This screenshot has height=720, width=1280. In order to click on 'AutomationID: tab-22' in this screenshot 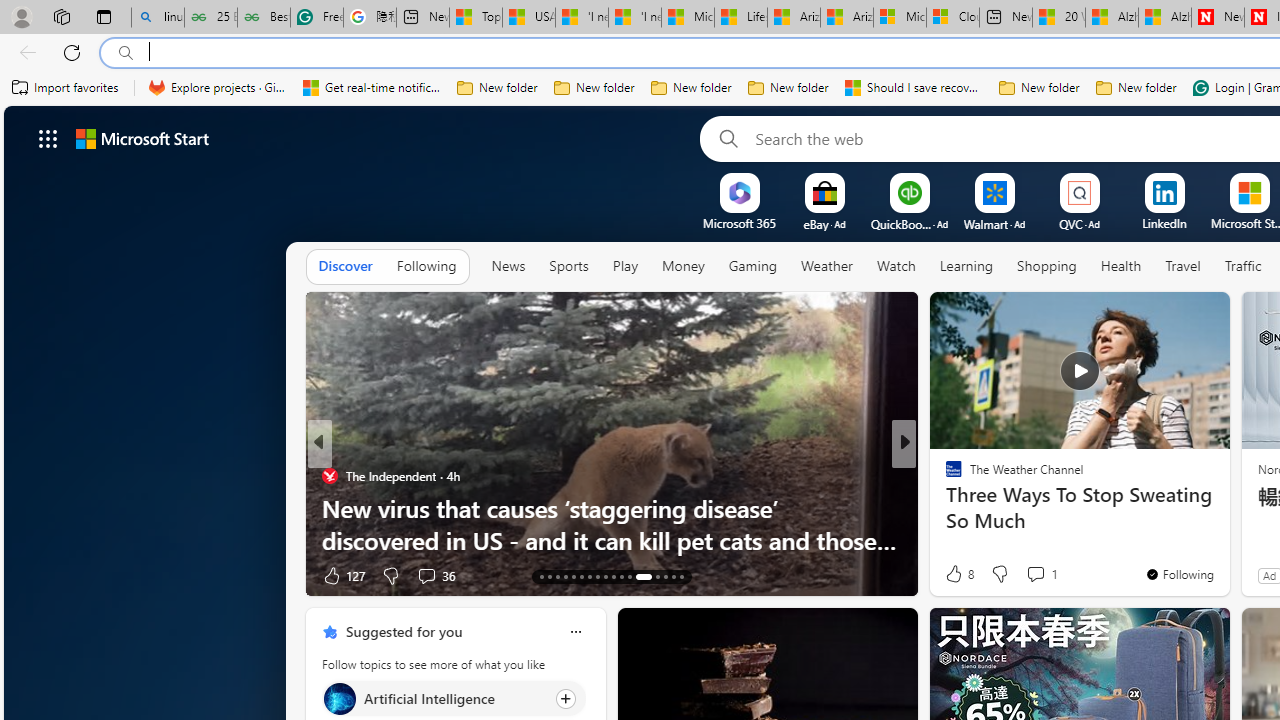, I will do `click(612, 577)`.